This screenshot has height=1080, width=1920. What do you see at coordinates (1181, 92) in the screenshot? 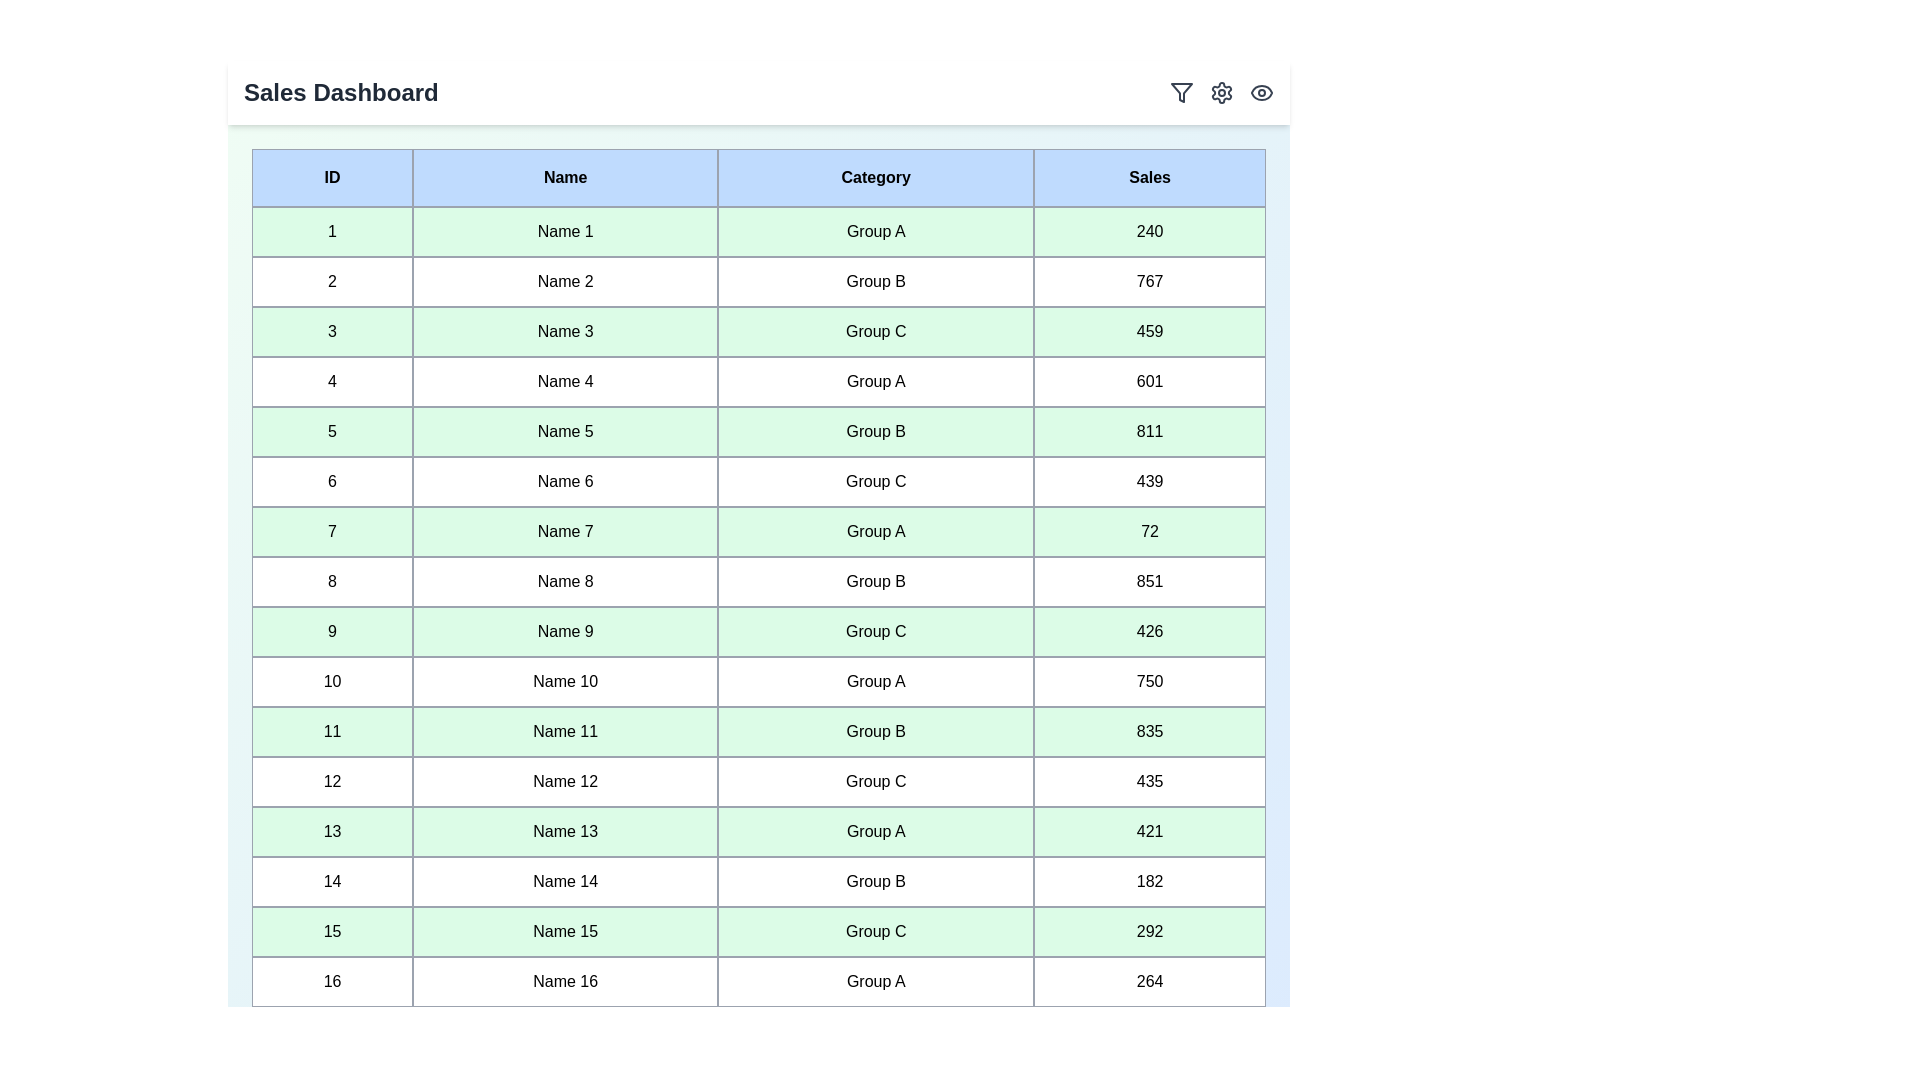
I see `the filter icon to apply filters to the table data` at bounding box center [1181, 92].